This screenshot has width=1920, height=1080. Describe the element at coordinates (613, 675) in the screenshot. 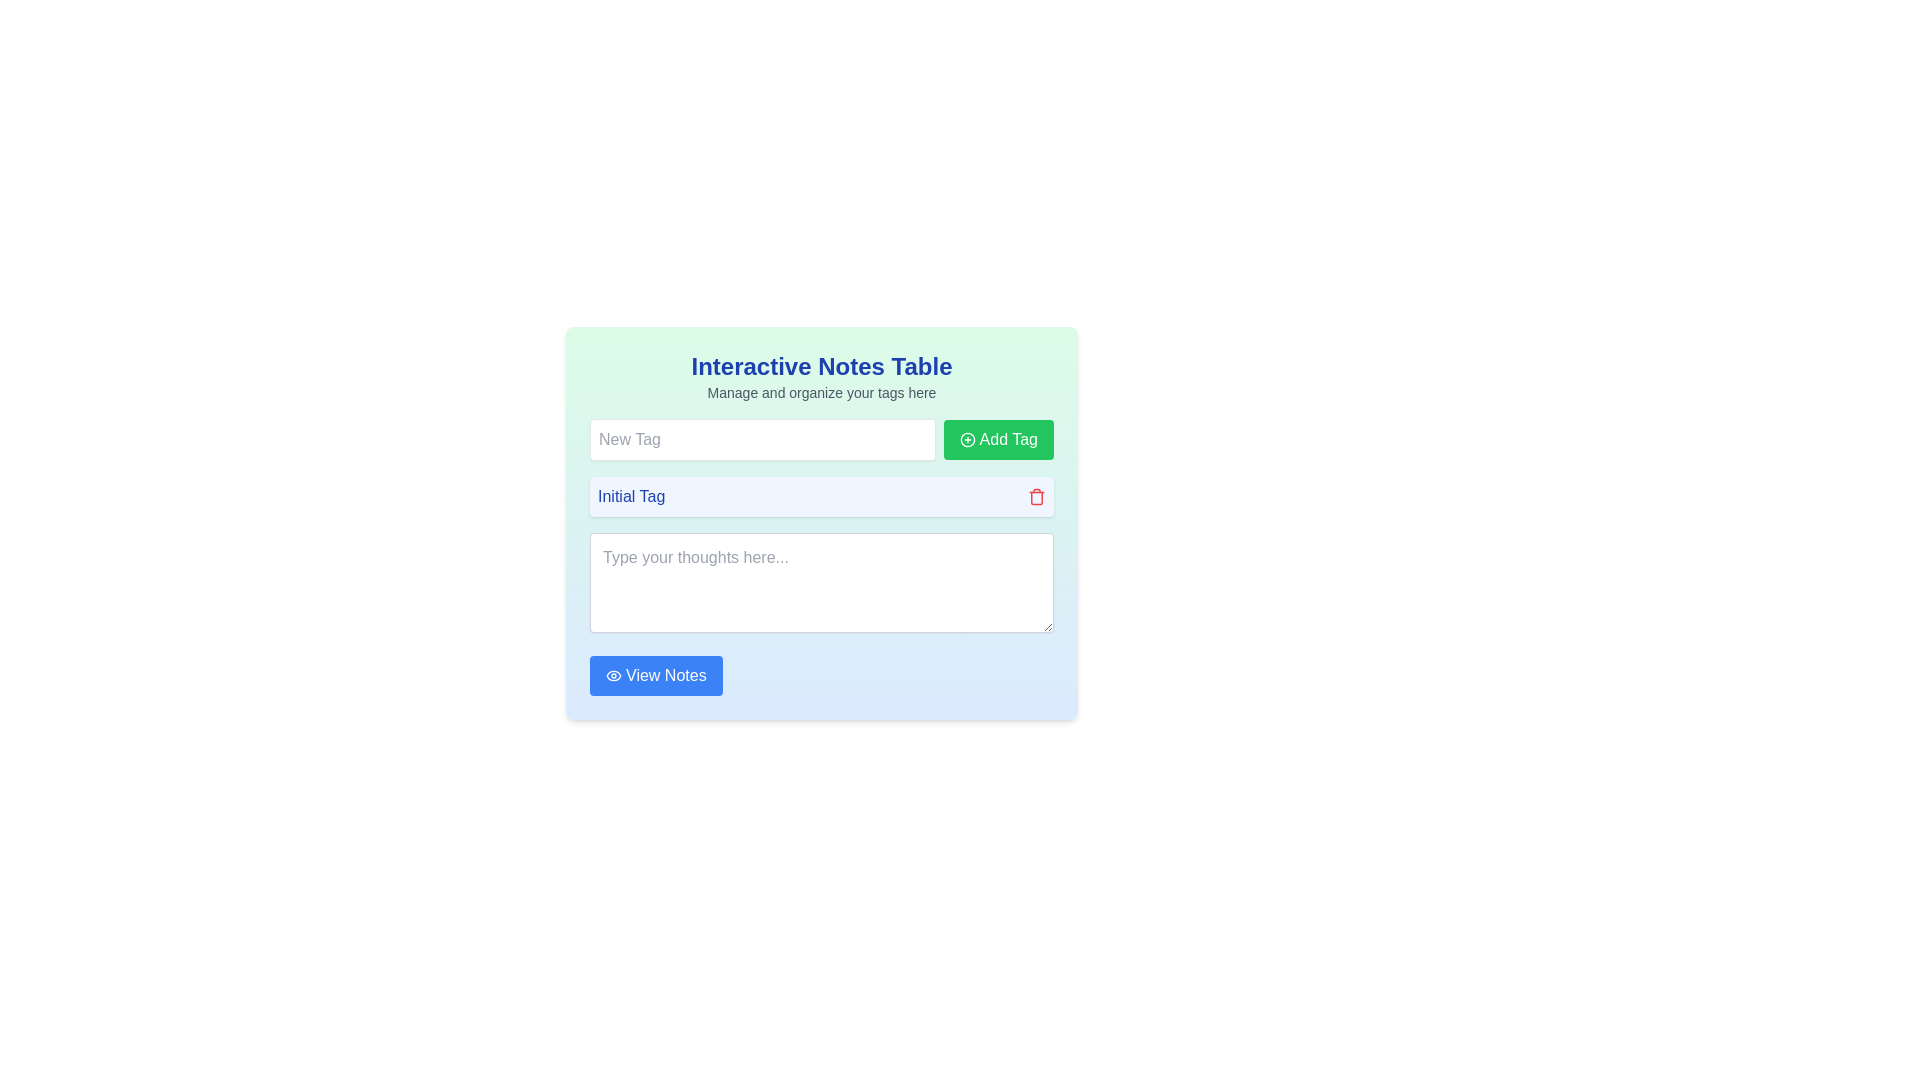

I see `the 'View Notes' button which contains the icon visually representing the action associated with it, located centrally aligned with the text label 'View Notes' and slightly to the left` at that location.